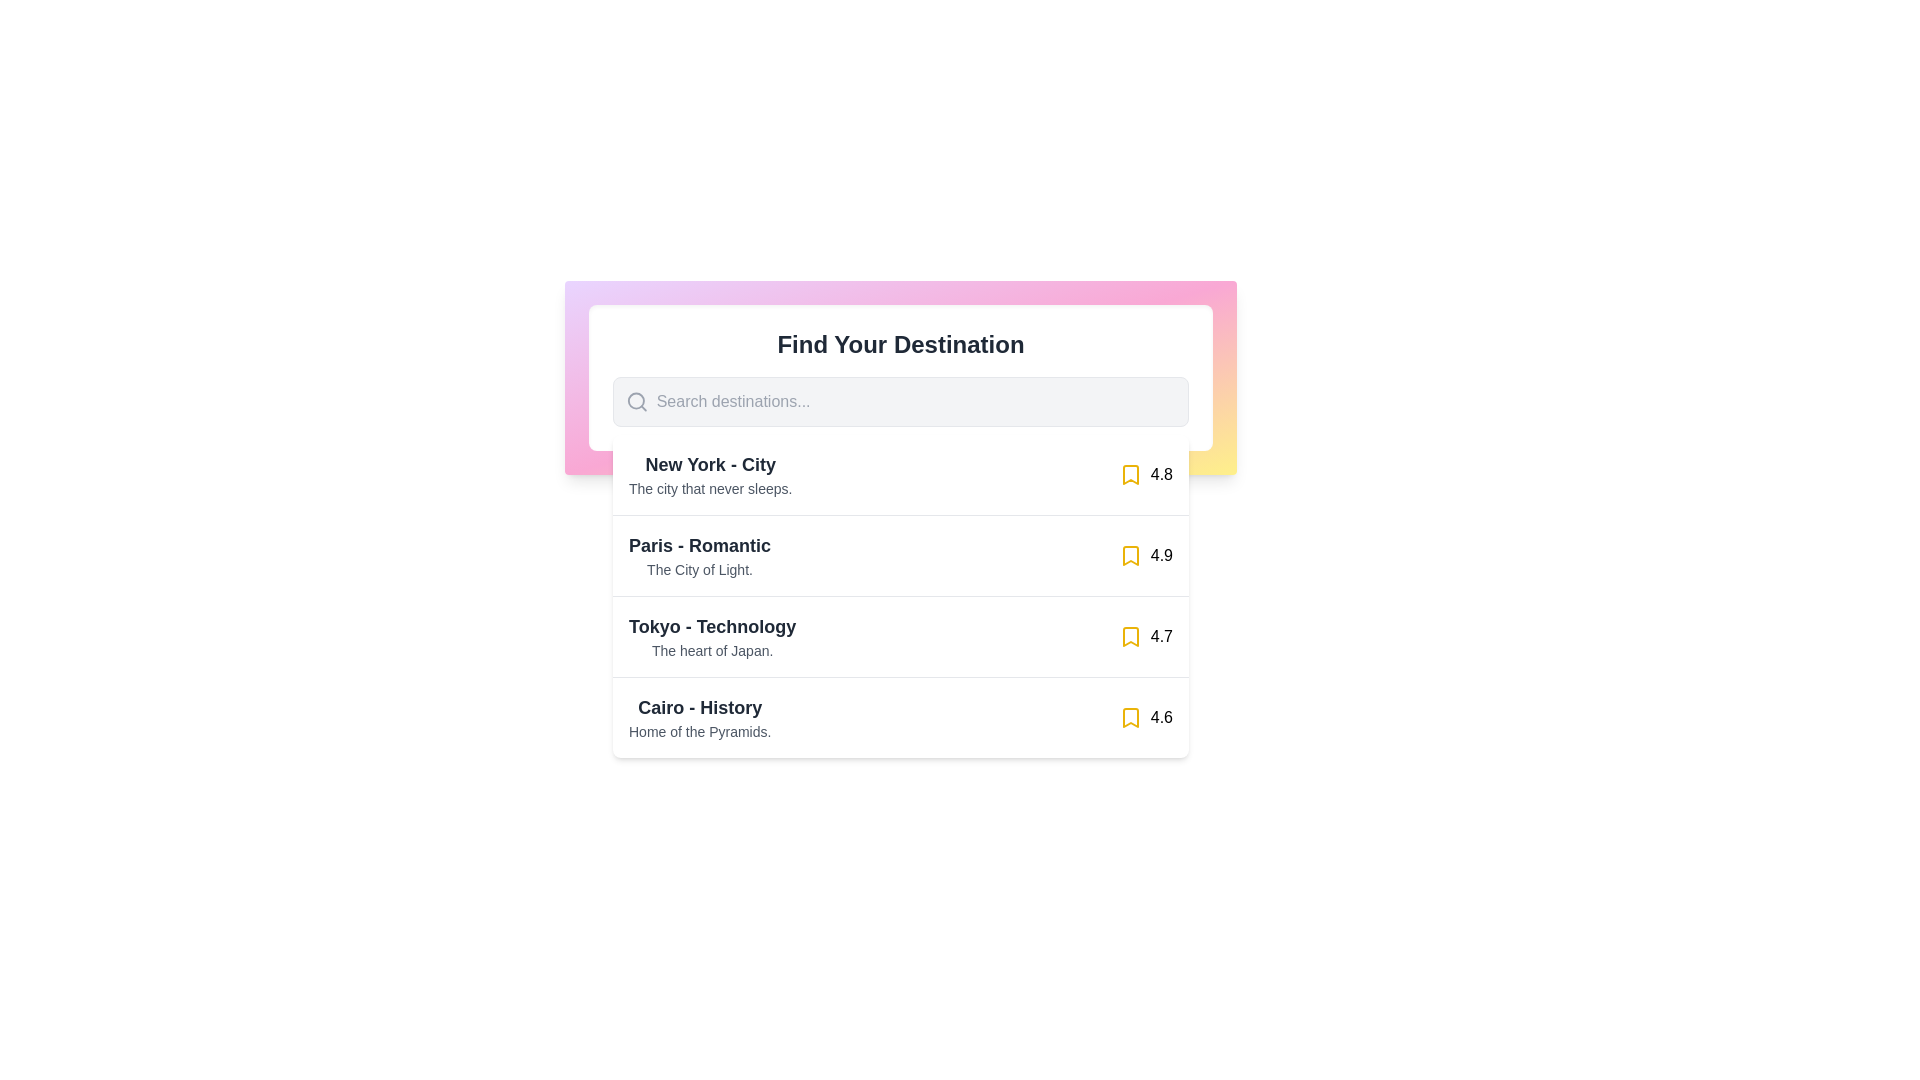 The width and height of the screenshot is (1920, 1080). What do you see at coordinates (1130, 474) in the screenshot?
I see `the bookmark icon located at the end of the line for 'New York - City' in the vertical list` at bounding box center [1130, 474].